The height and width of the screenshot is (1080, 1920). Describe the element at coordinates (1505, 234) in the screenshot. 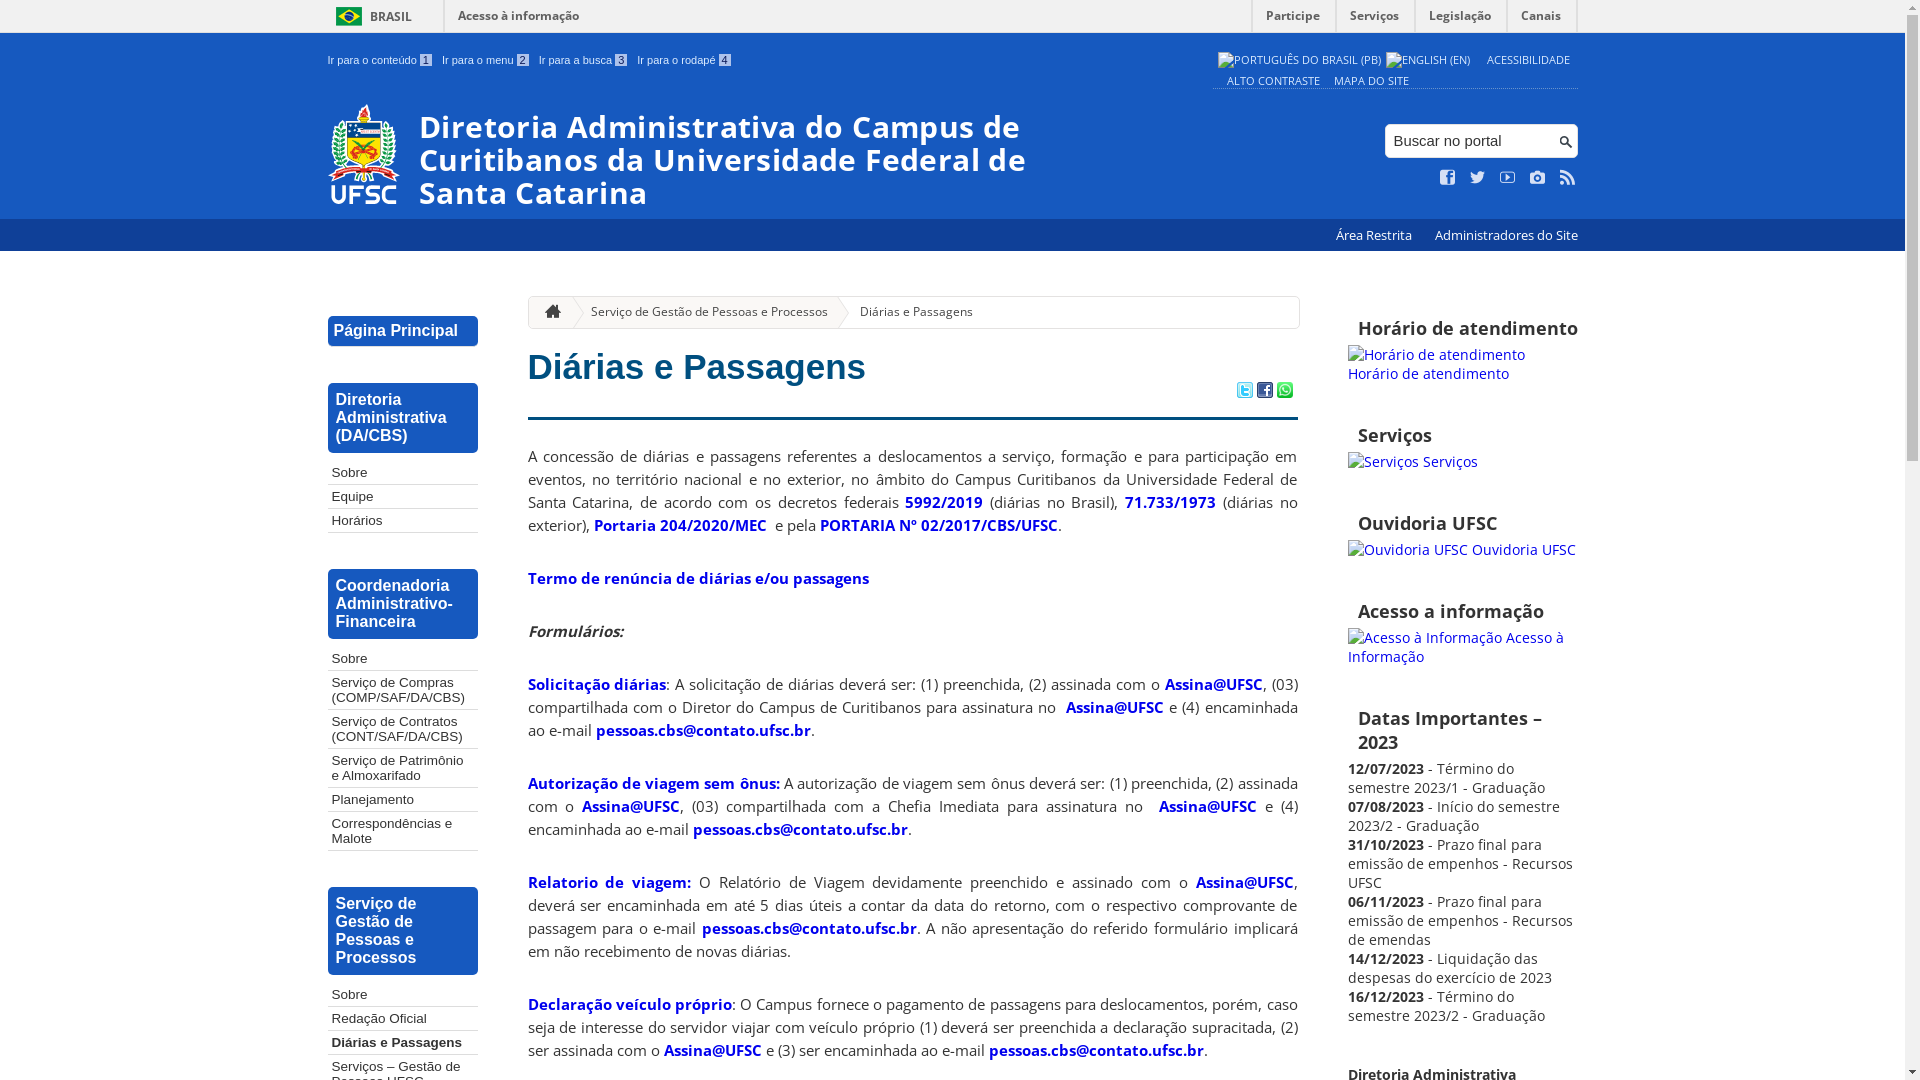

I see `'Administradores do Site'` at that location.